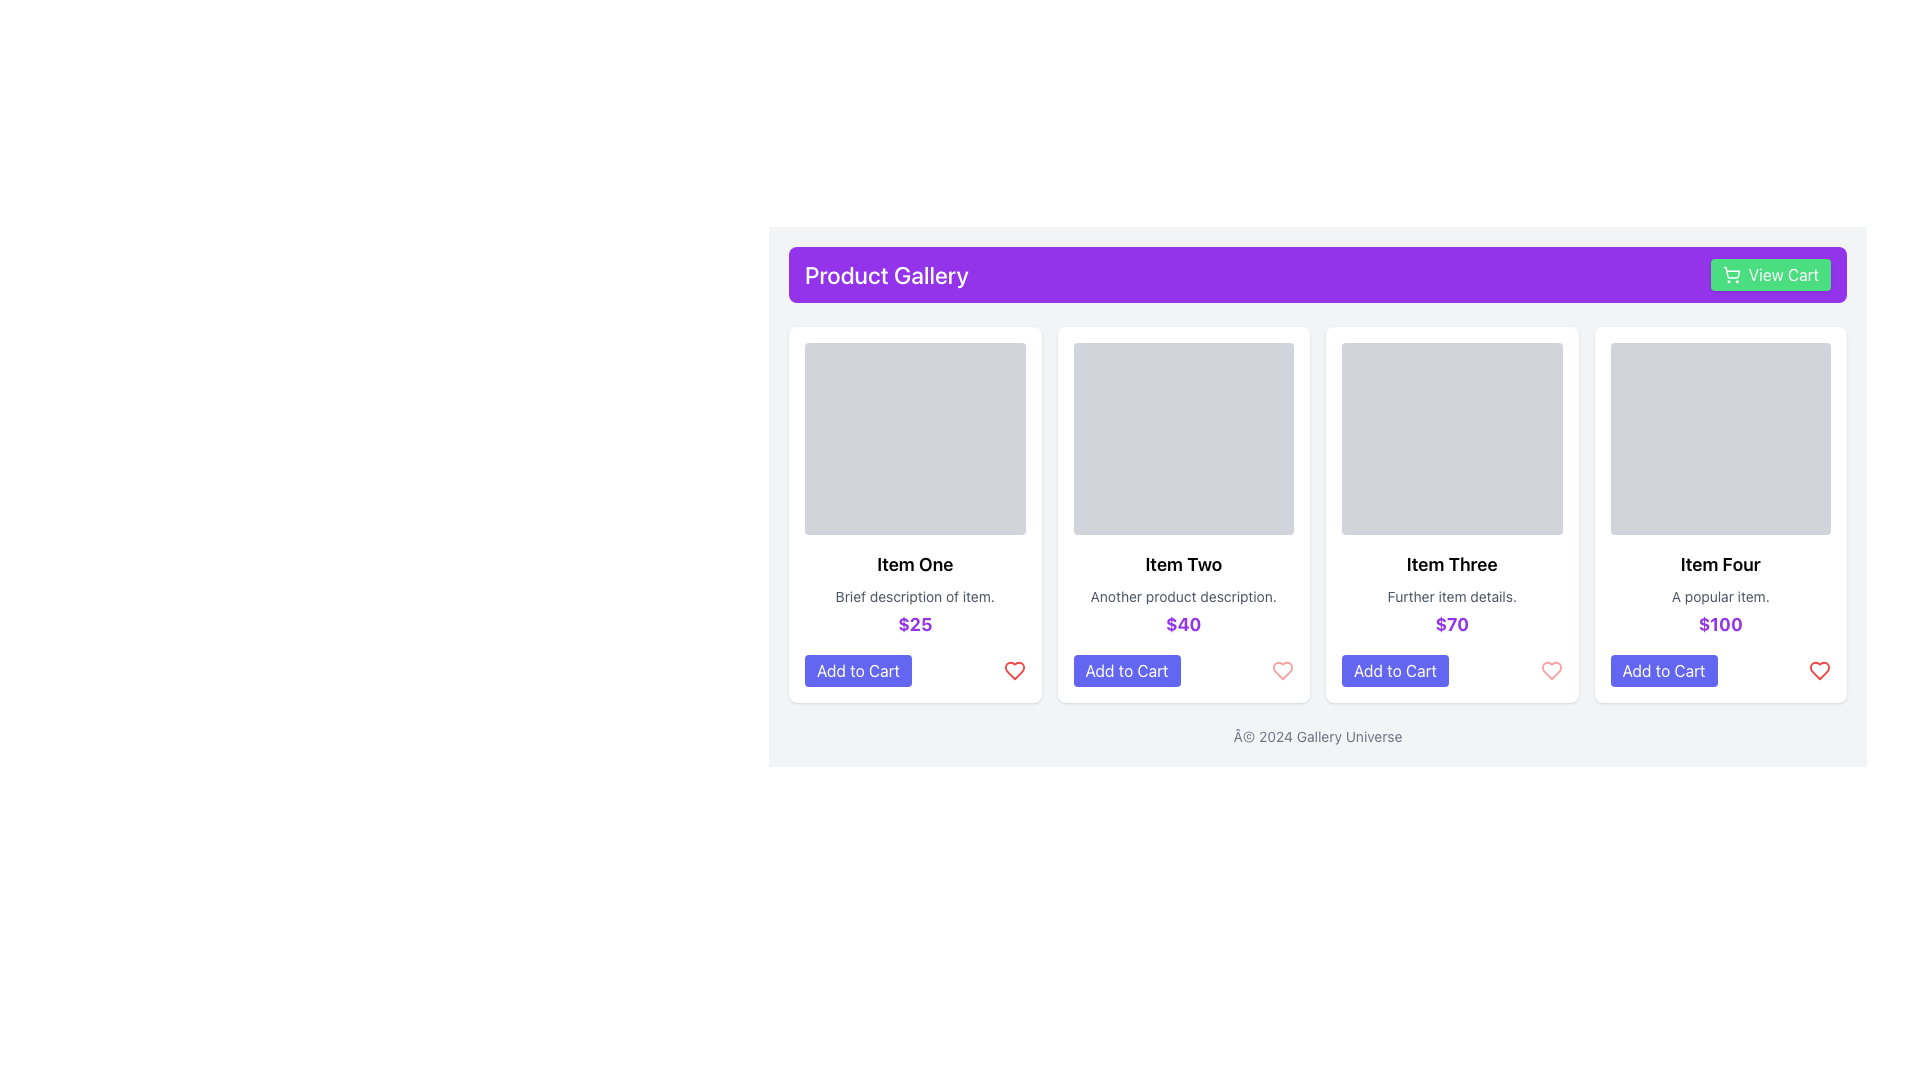 The image size is (1920, 1080). Describe the element at coordinates (1730, 274) in the screenshot. I see `the green shopping cart icon within the 'View Cart' button located at the top right corner of the page, just above the product gallery, to the left of the text 'View Cart'` at that location.